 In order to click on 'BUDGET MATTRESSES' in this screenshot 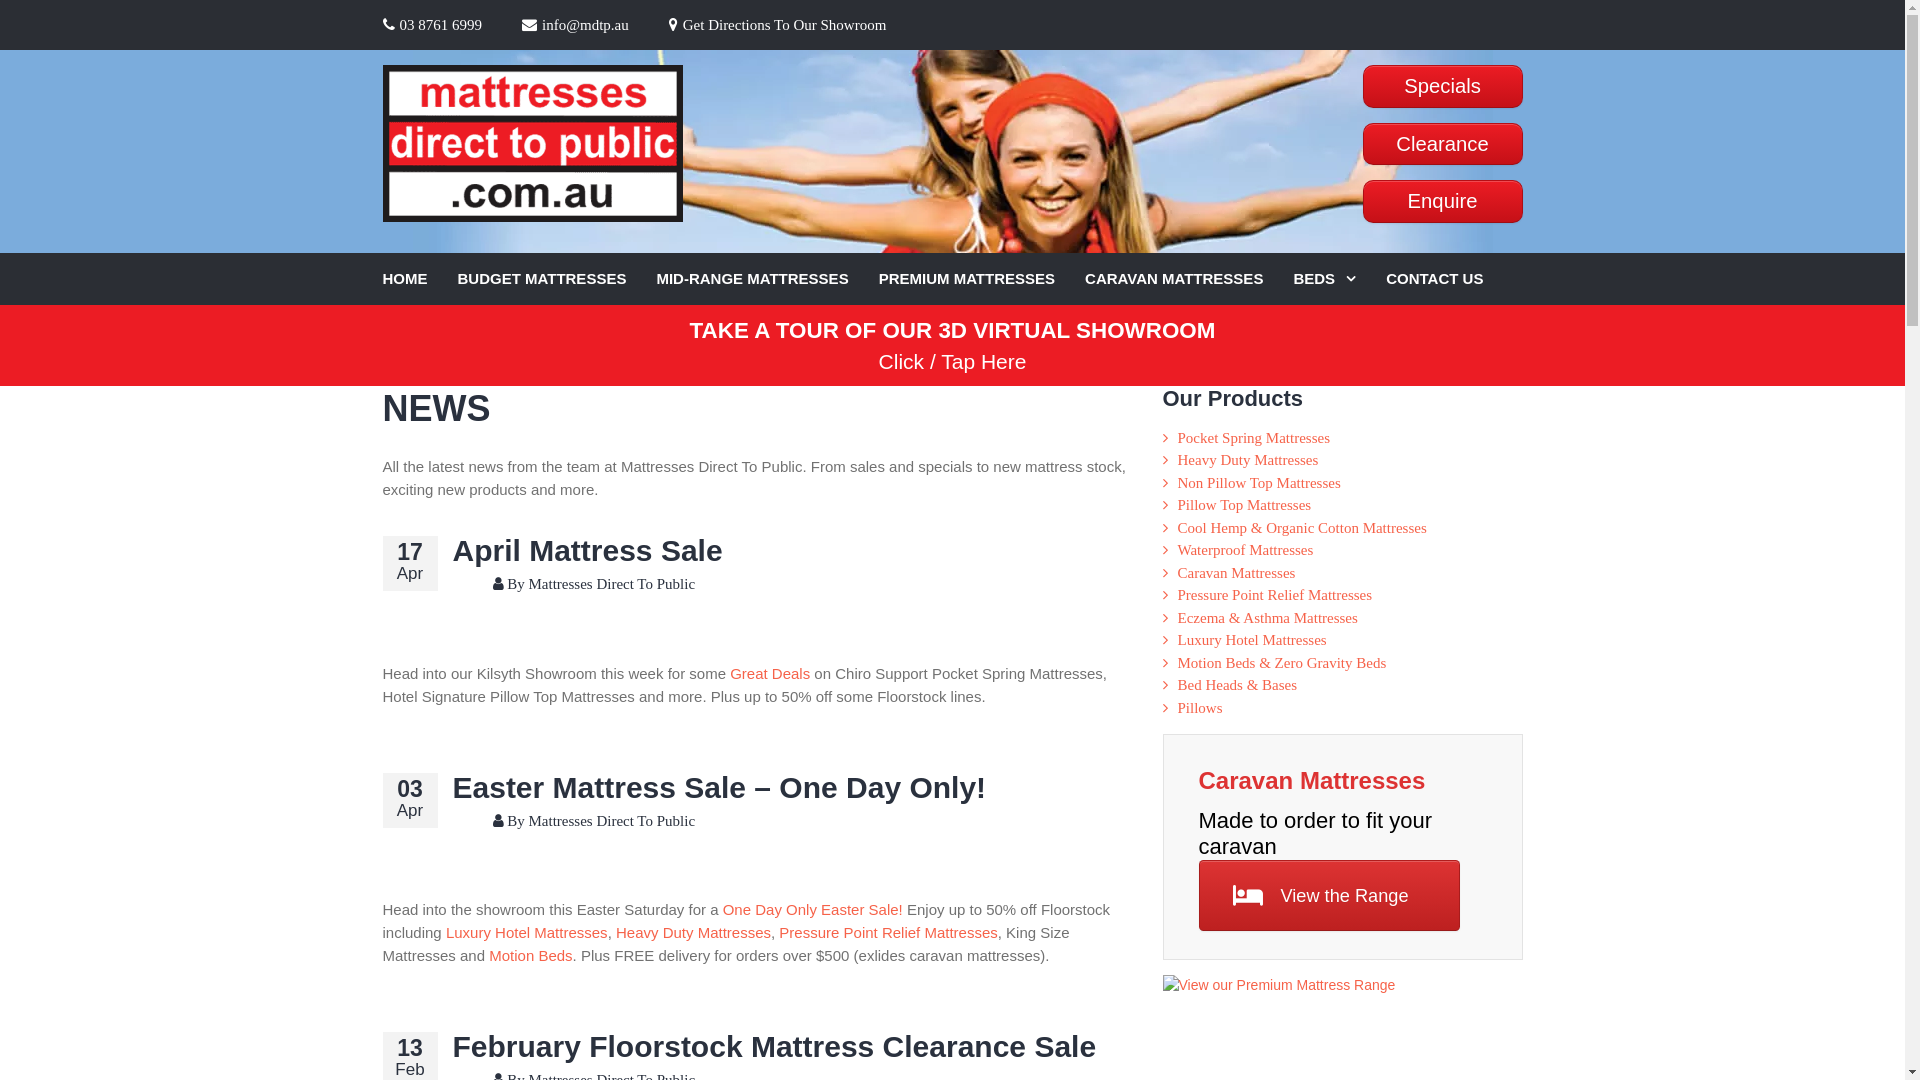, I will do `click(557, 279)`.